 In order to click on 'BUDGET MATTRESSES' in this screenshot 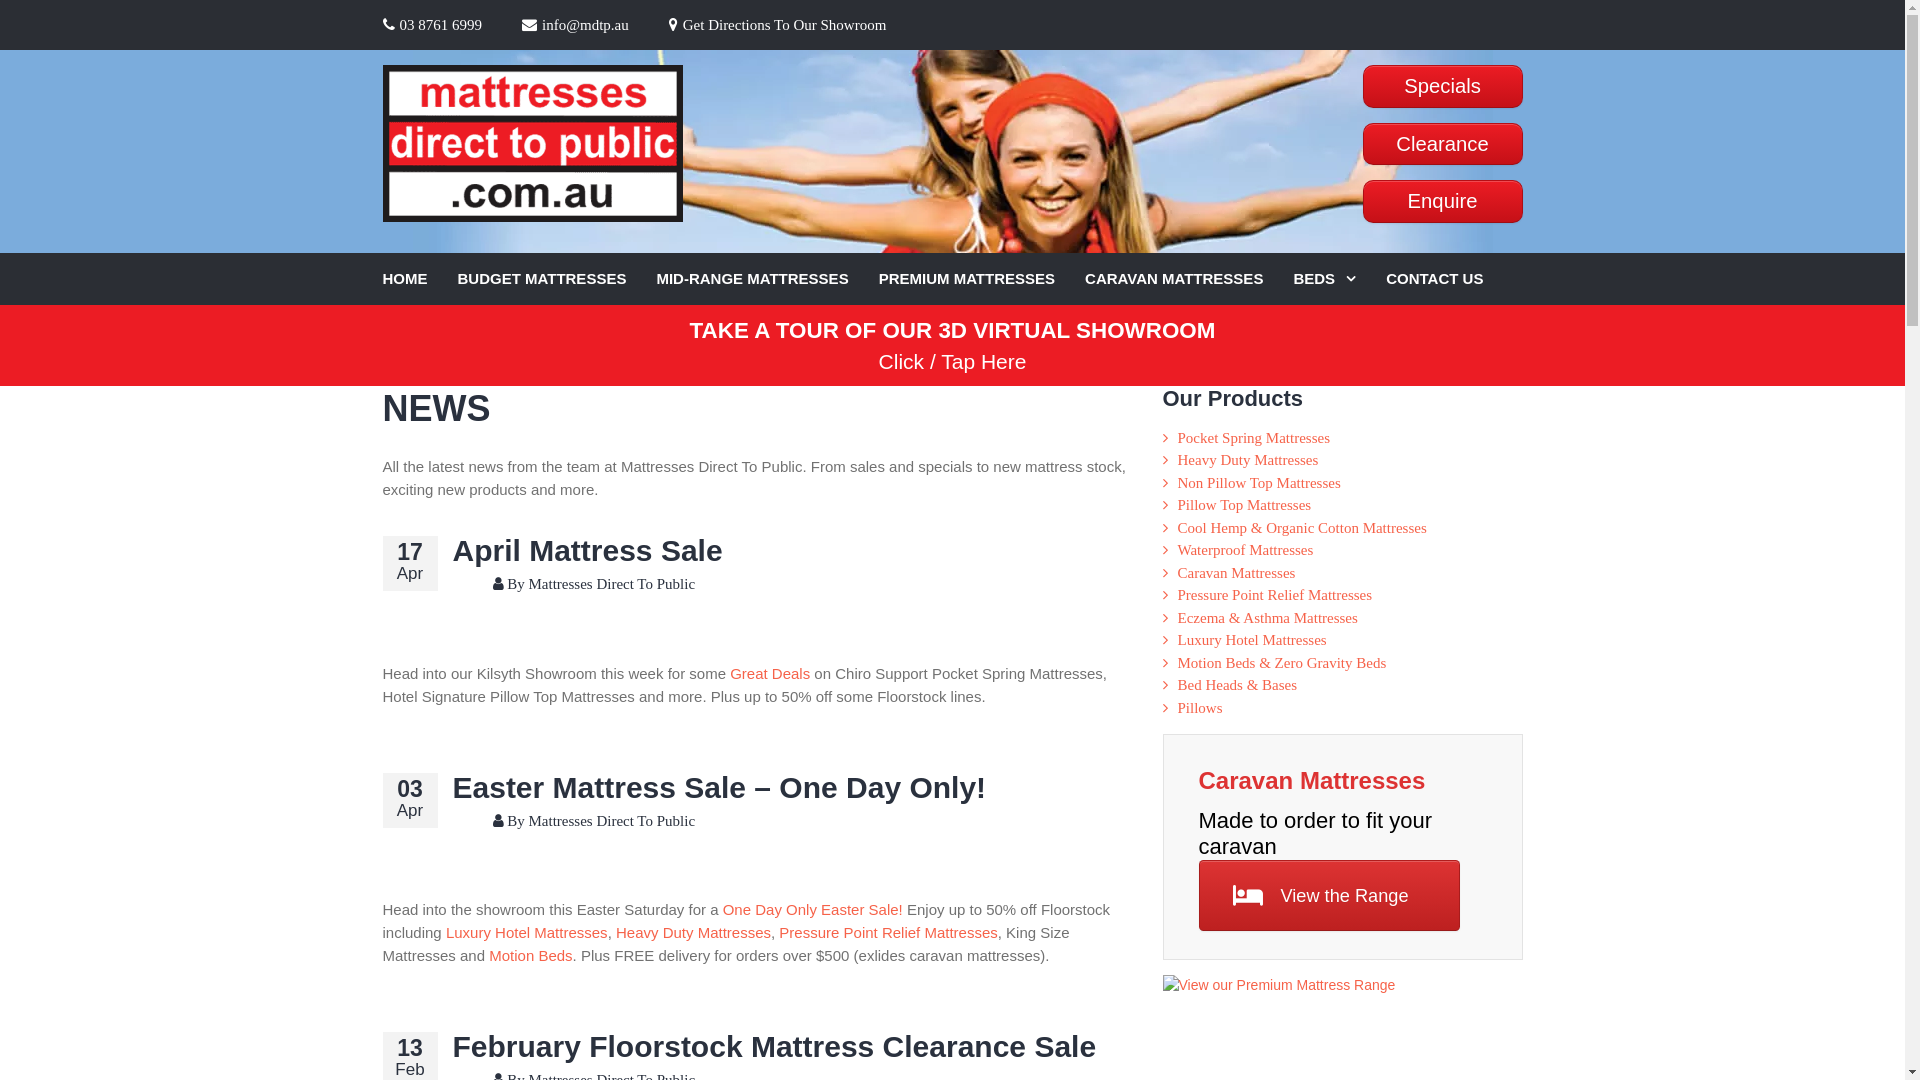, I will do `click(557, 279)`.